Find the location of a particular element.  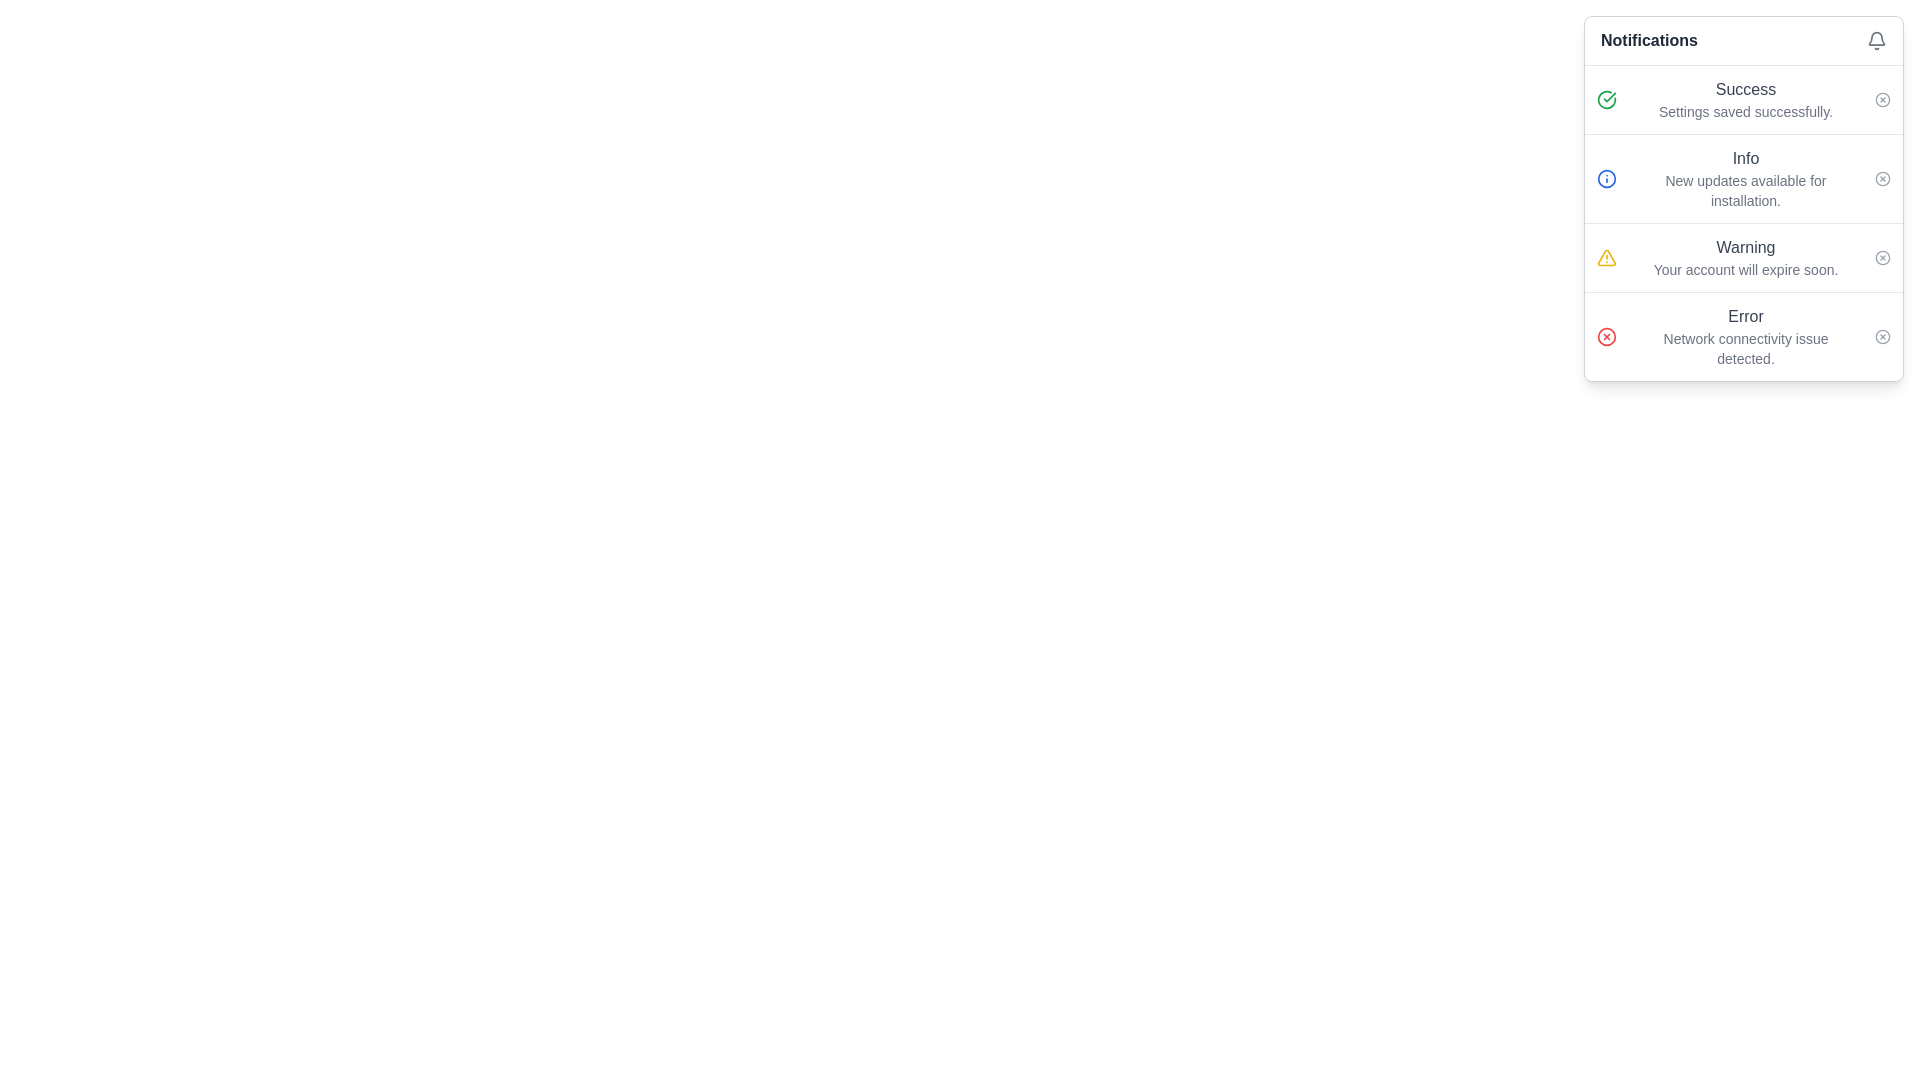

the informational icon located to the left of the text 'Info' in the second notification entry is located at coordinates (1607, 177).